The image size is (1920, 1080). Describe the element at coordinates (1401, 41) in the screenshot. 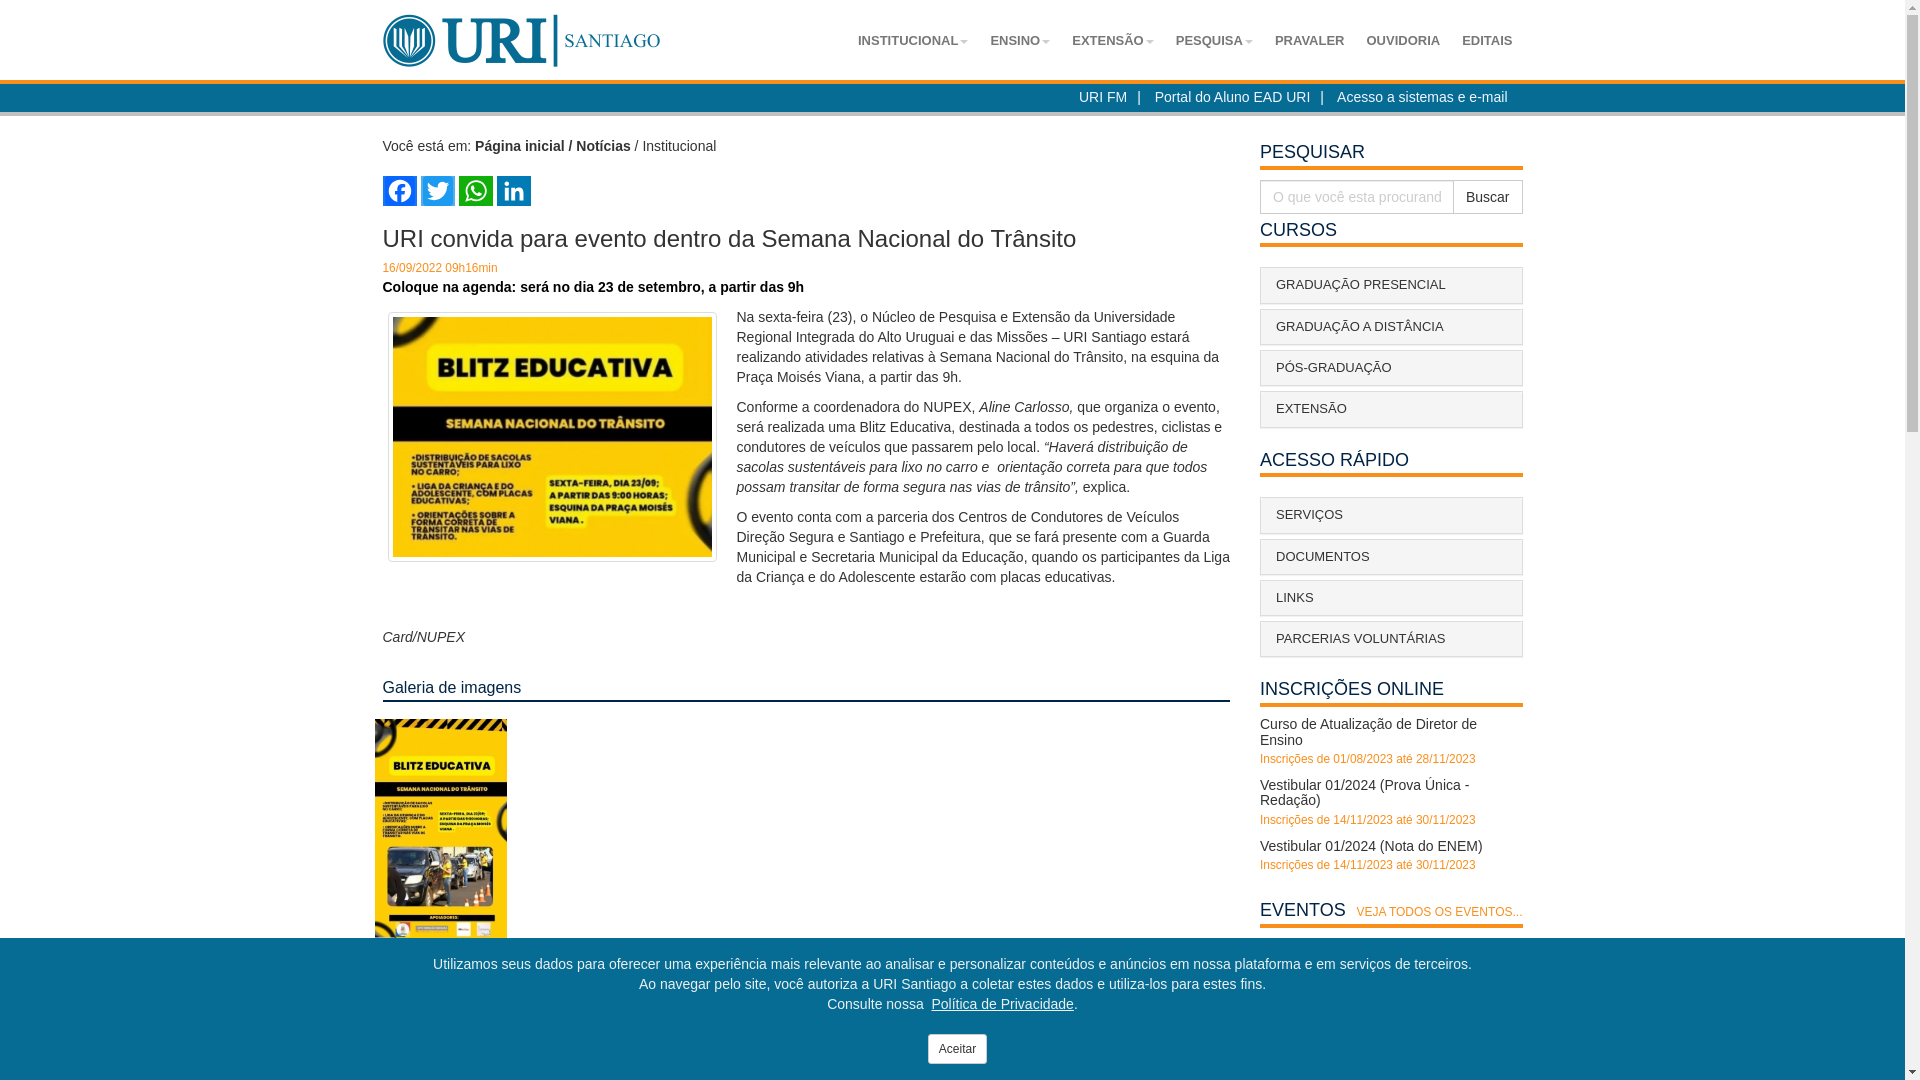

I see `'OUVIDORIA'` at that location.